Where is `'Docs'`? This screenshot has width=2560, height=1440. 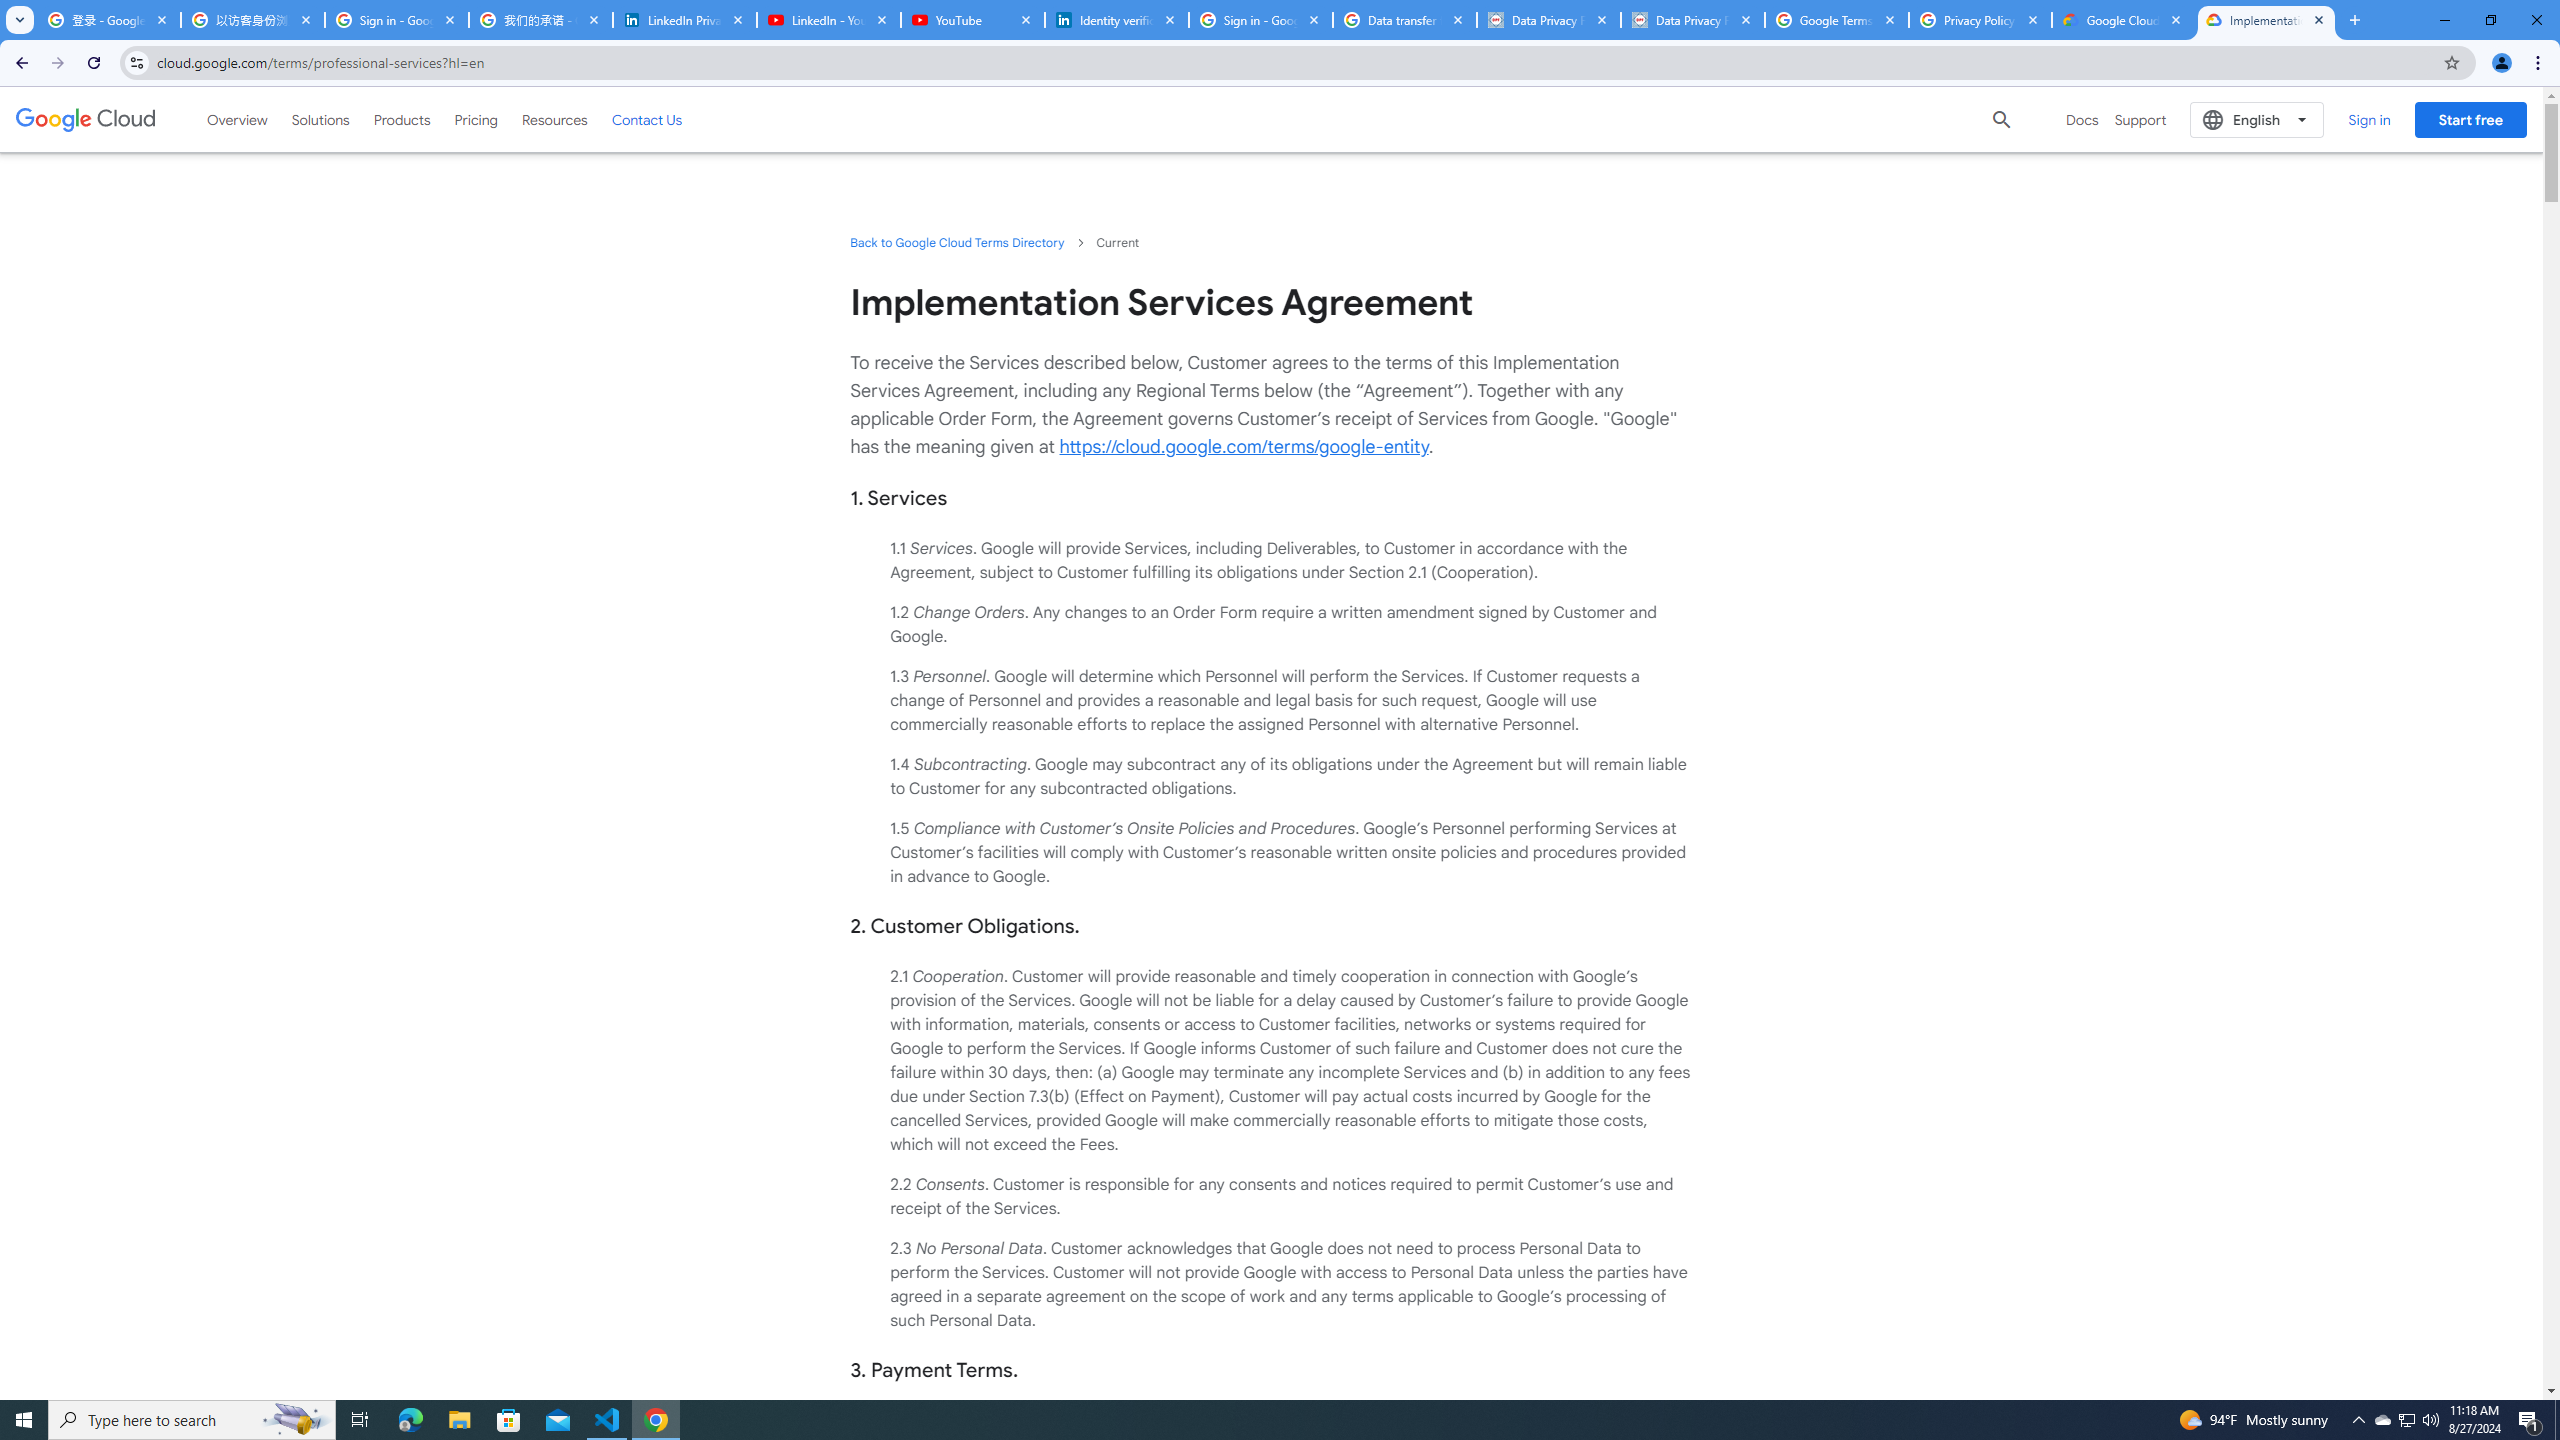
'Docs' is located at coordinates (2082, 118).